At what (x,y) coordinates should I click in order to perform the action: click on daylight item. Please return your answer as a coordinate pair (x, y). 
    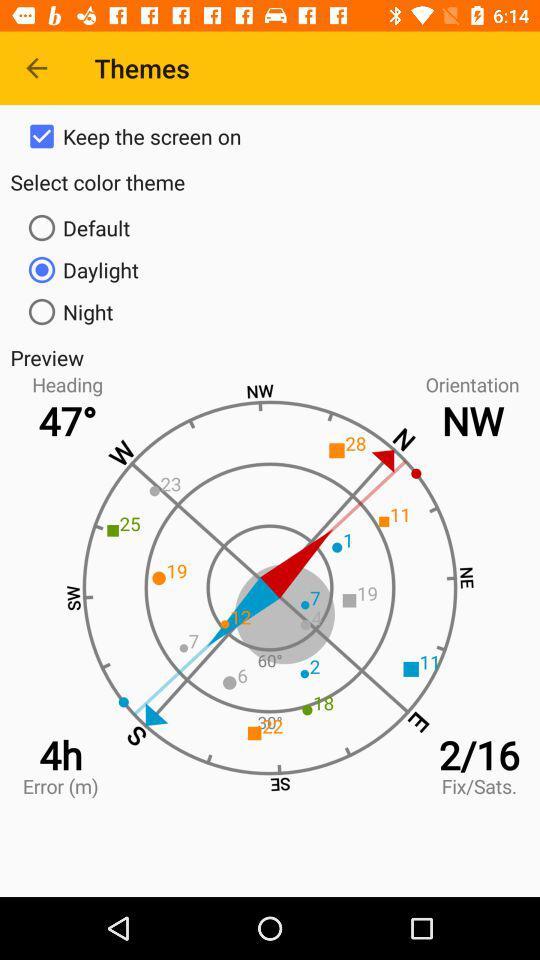
    Looking at the image, I should click on (270, 268).